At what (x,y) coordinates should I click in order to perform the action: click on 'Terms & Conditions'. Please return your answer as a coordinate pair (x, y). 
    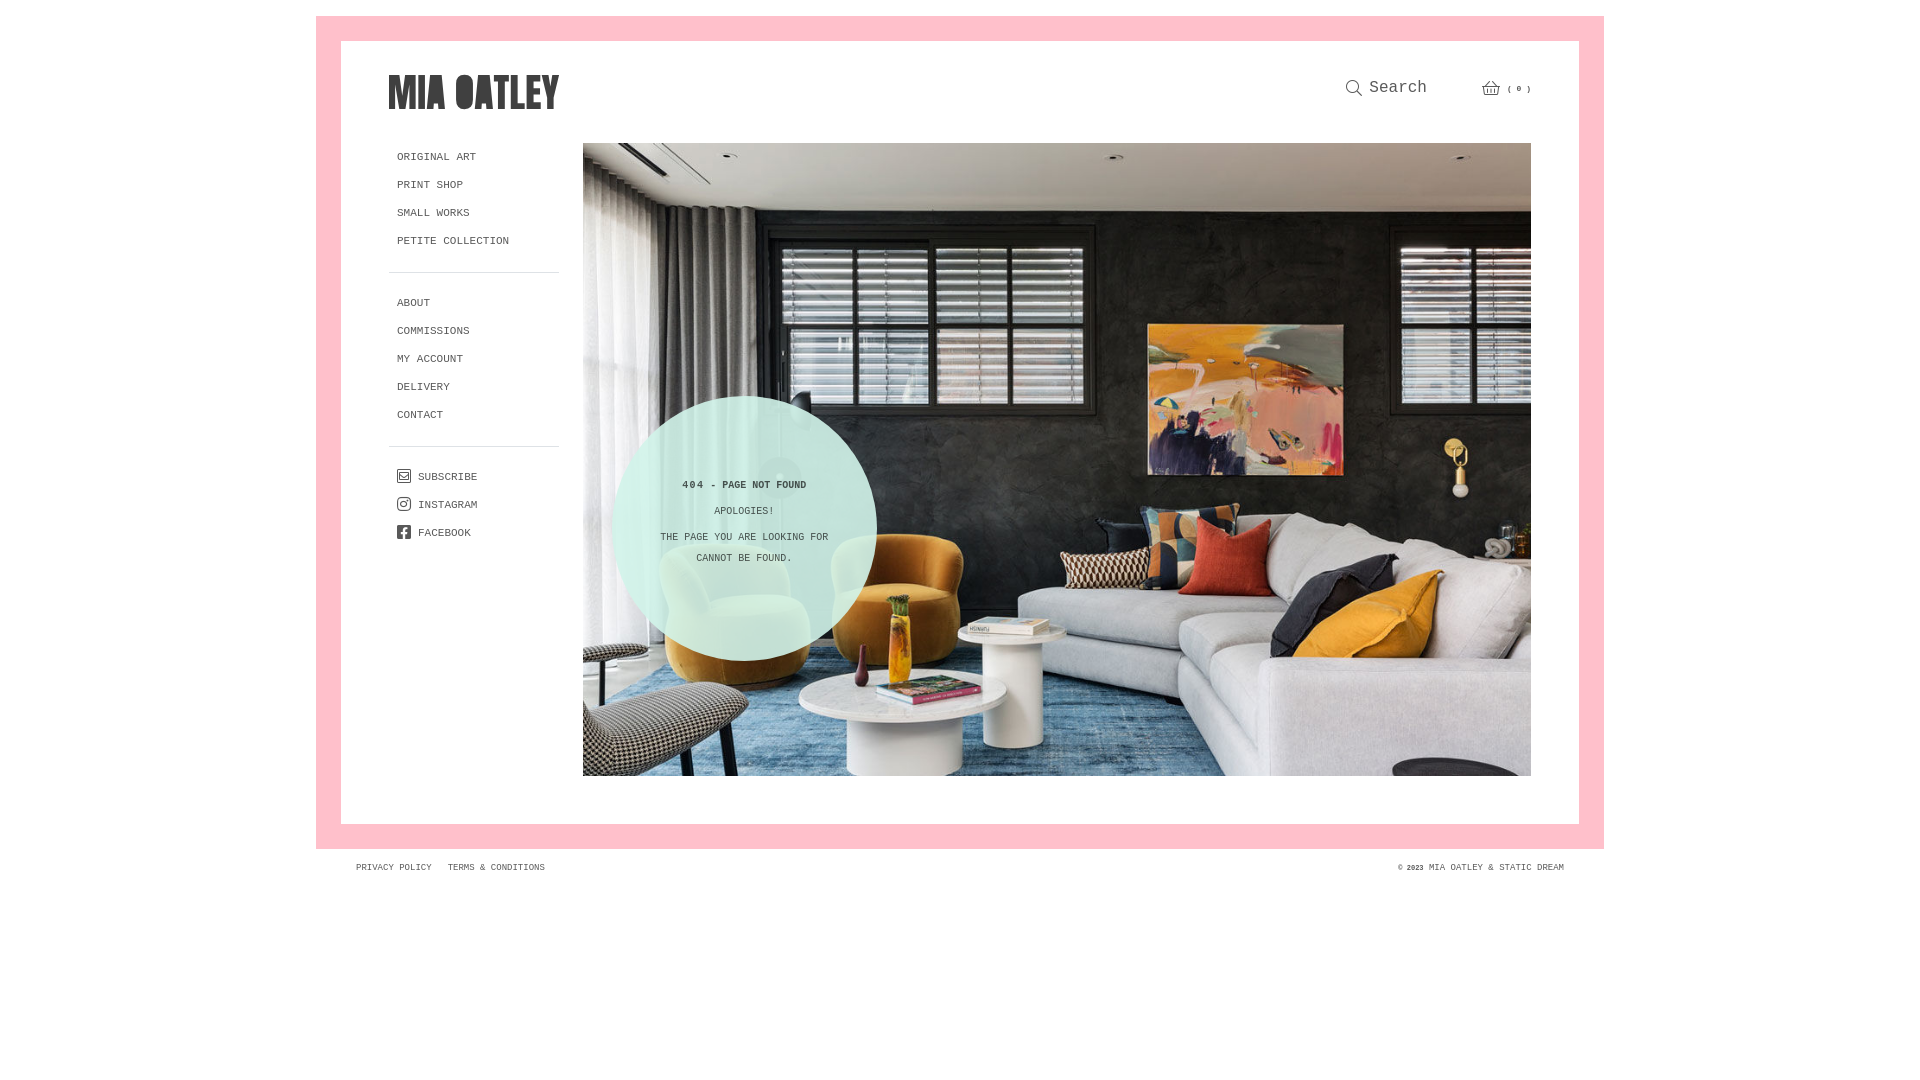
    Looking at the image, I should click on (496, 865).